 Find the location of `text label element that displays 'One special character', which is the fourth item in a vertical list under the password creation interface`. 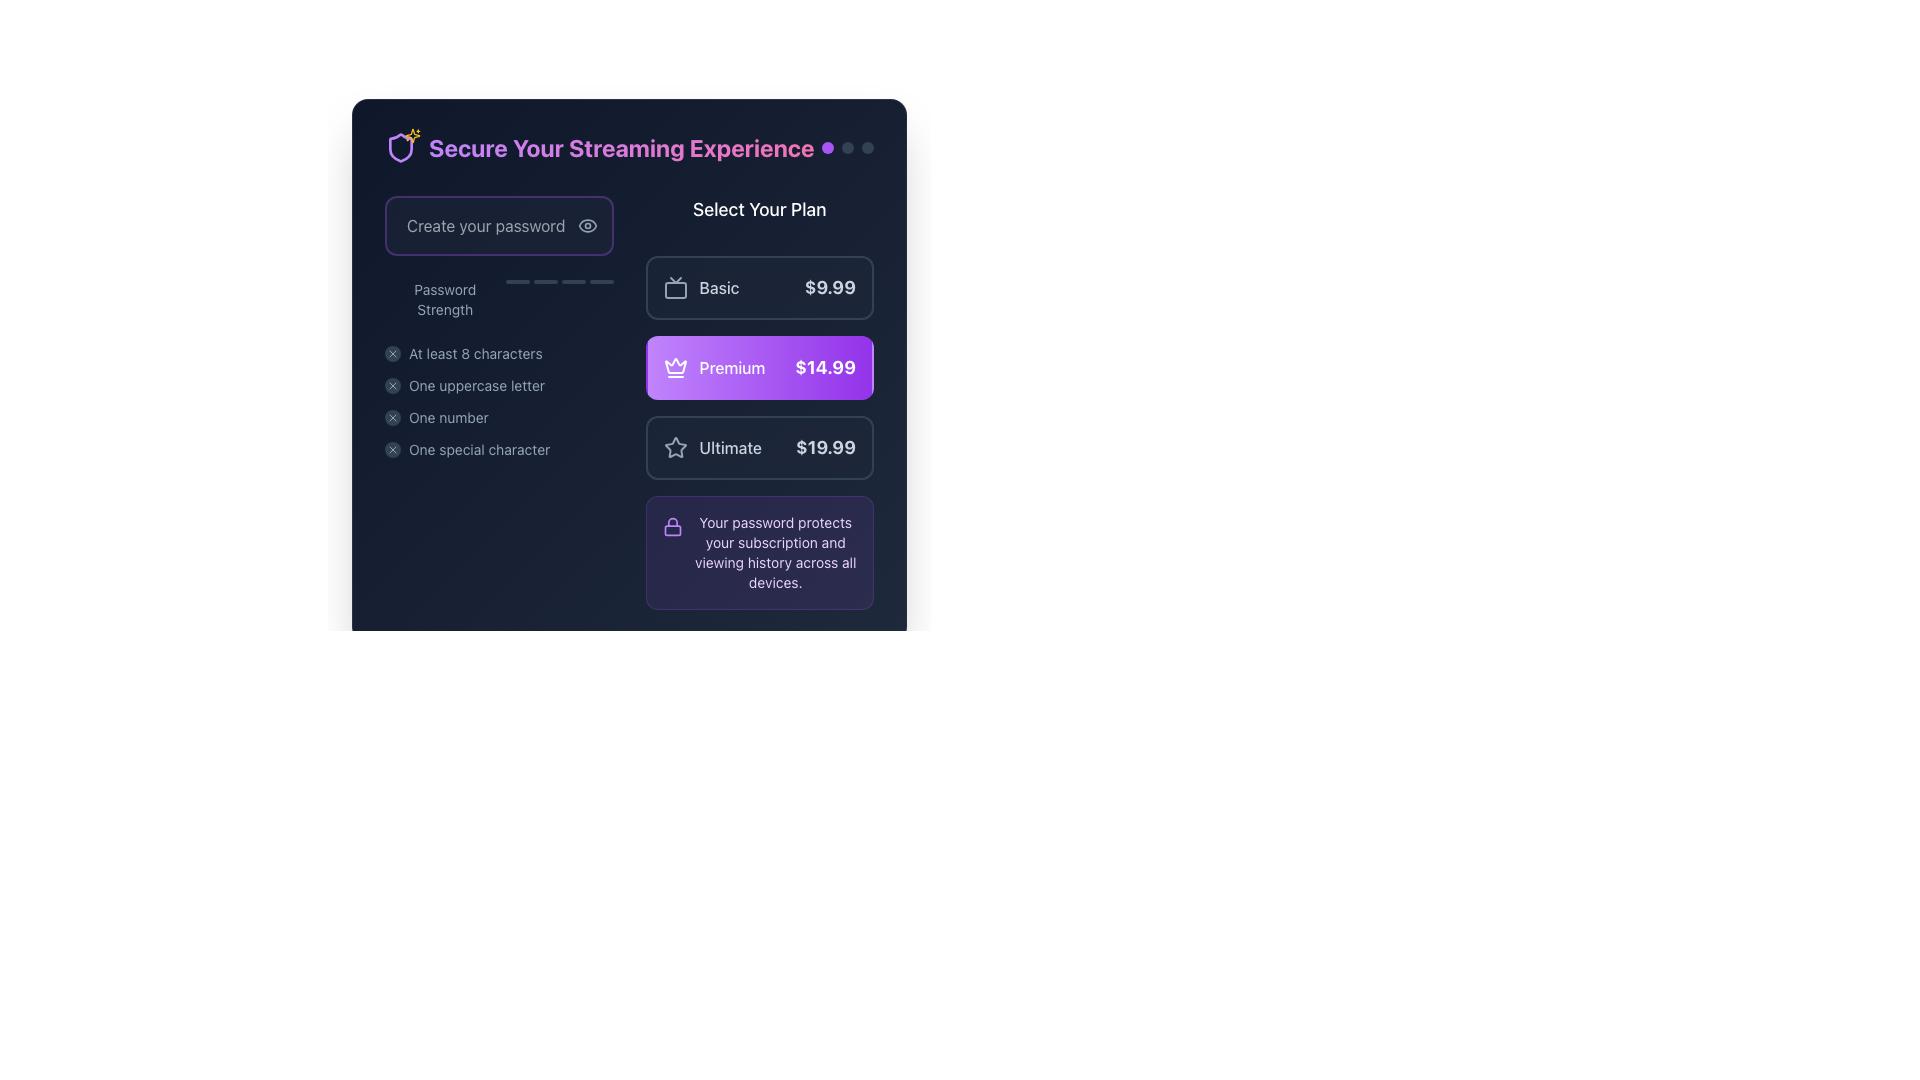

text label element that displays 'One special character', which is the fourth item in a vertical list under the password creation interface is located at coordinates (478, 450).